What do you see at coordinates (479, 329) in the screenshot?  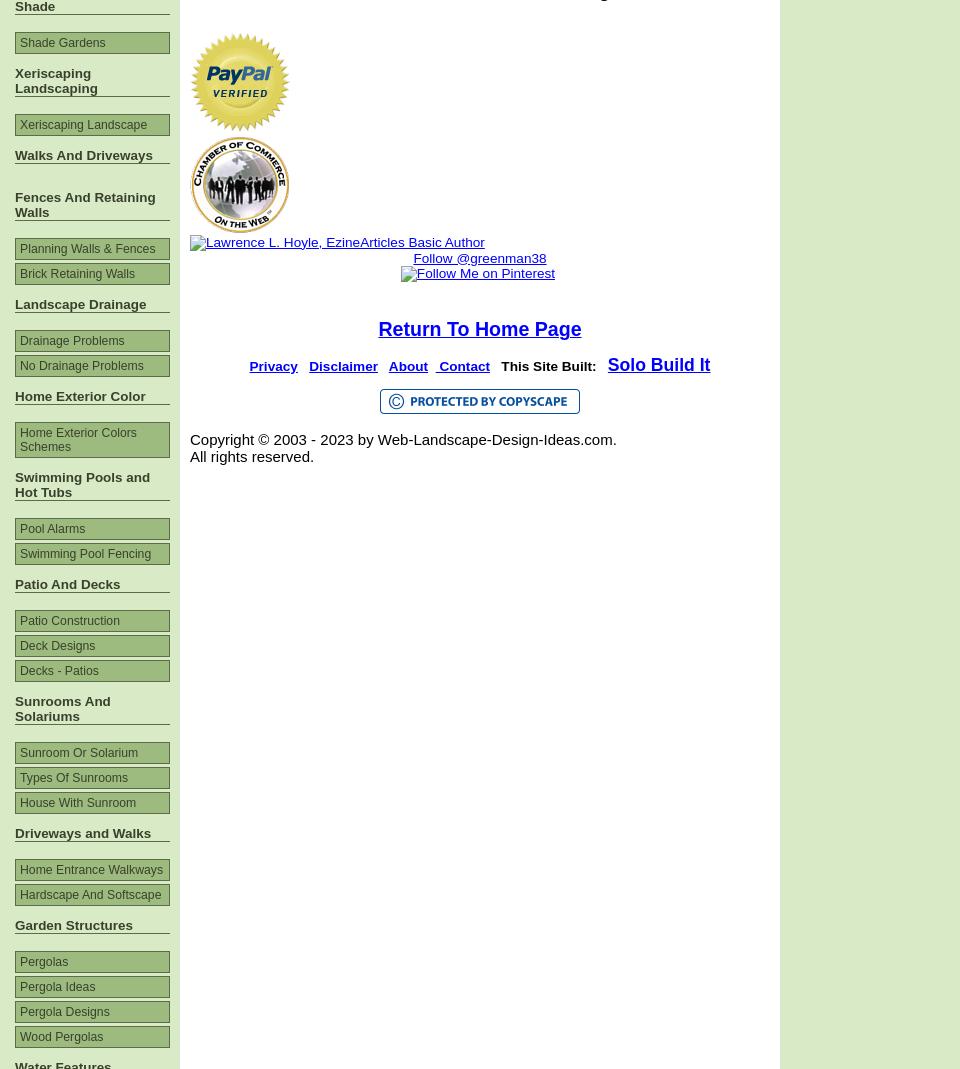 I see `'Return To Home Page'` at bounding box center [479, 329].